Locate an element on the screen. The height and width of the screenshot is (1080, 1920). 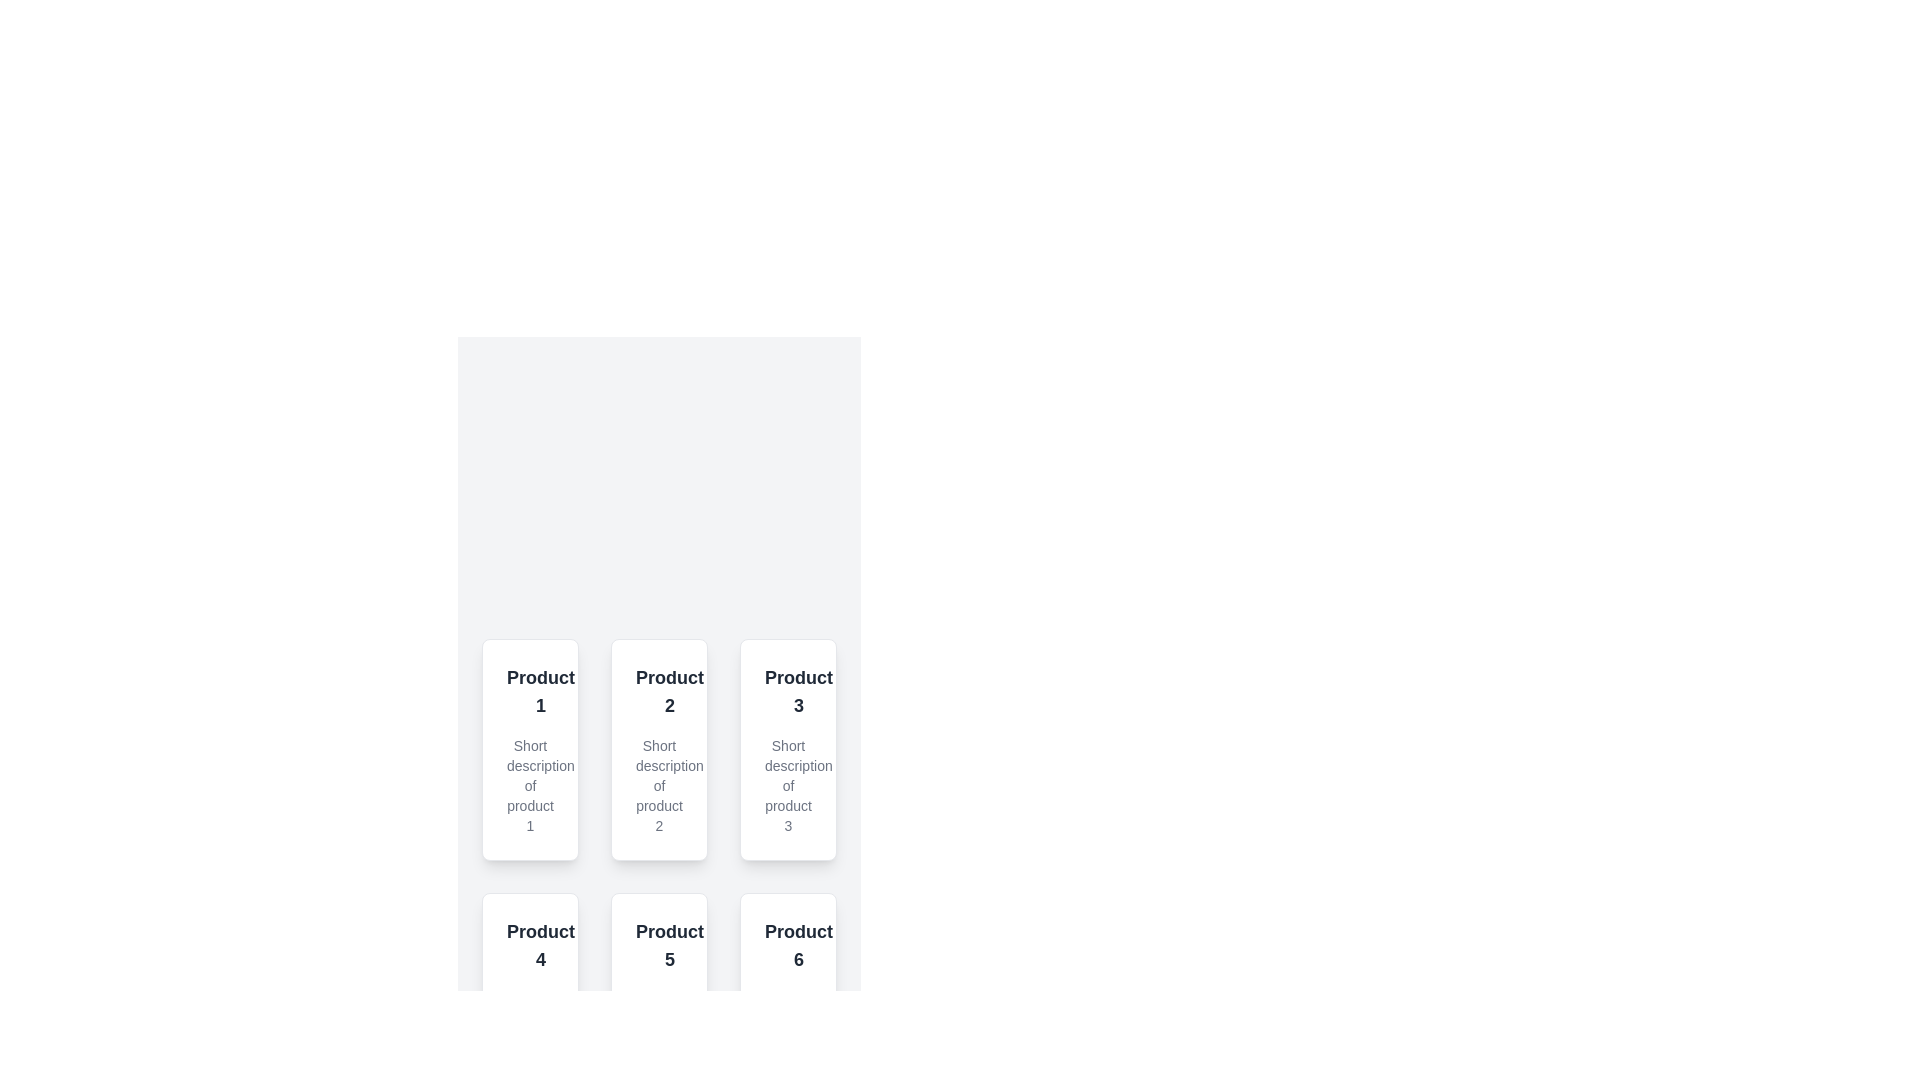
text details of the bold text label reading 'Product 6' located at the bottom-right of the product card grid is located at coordinates (798, 945).